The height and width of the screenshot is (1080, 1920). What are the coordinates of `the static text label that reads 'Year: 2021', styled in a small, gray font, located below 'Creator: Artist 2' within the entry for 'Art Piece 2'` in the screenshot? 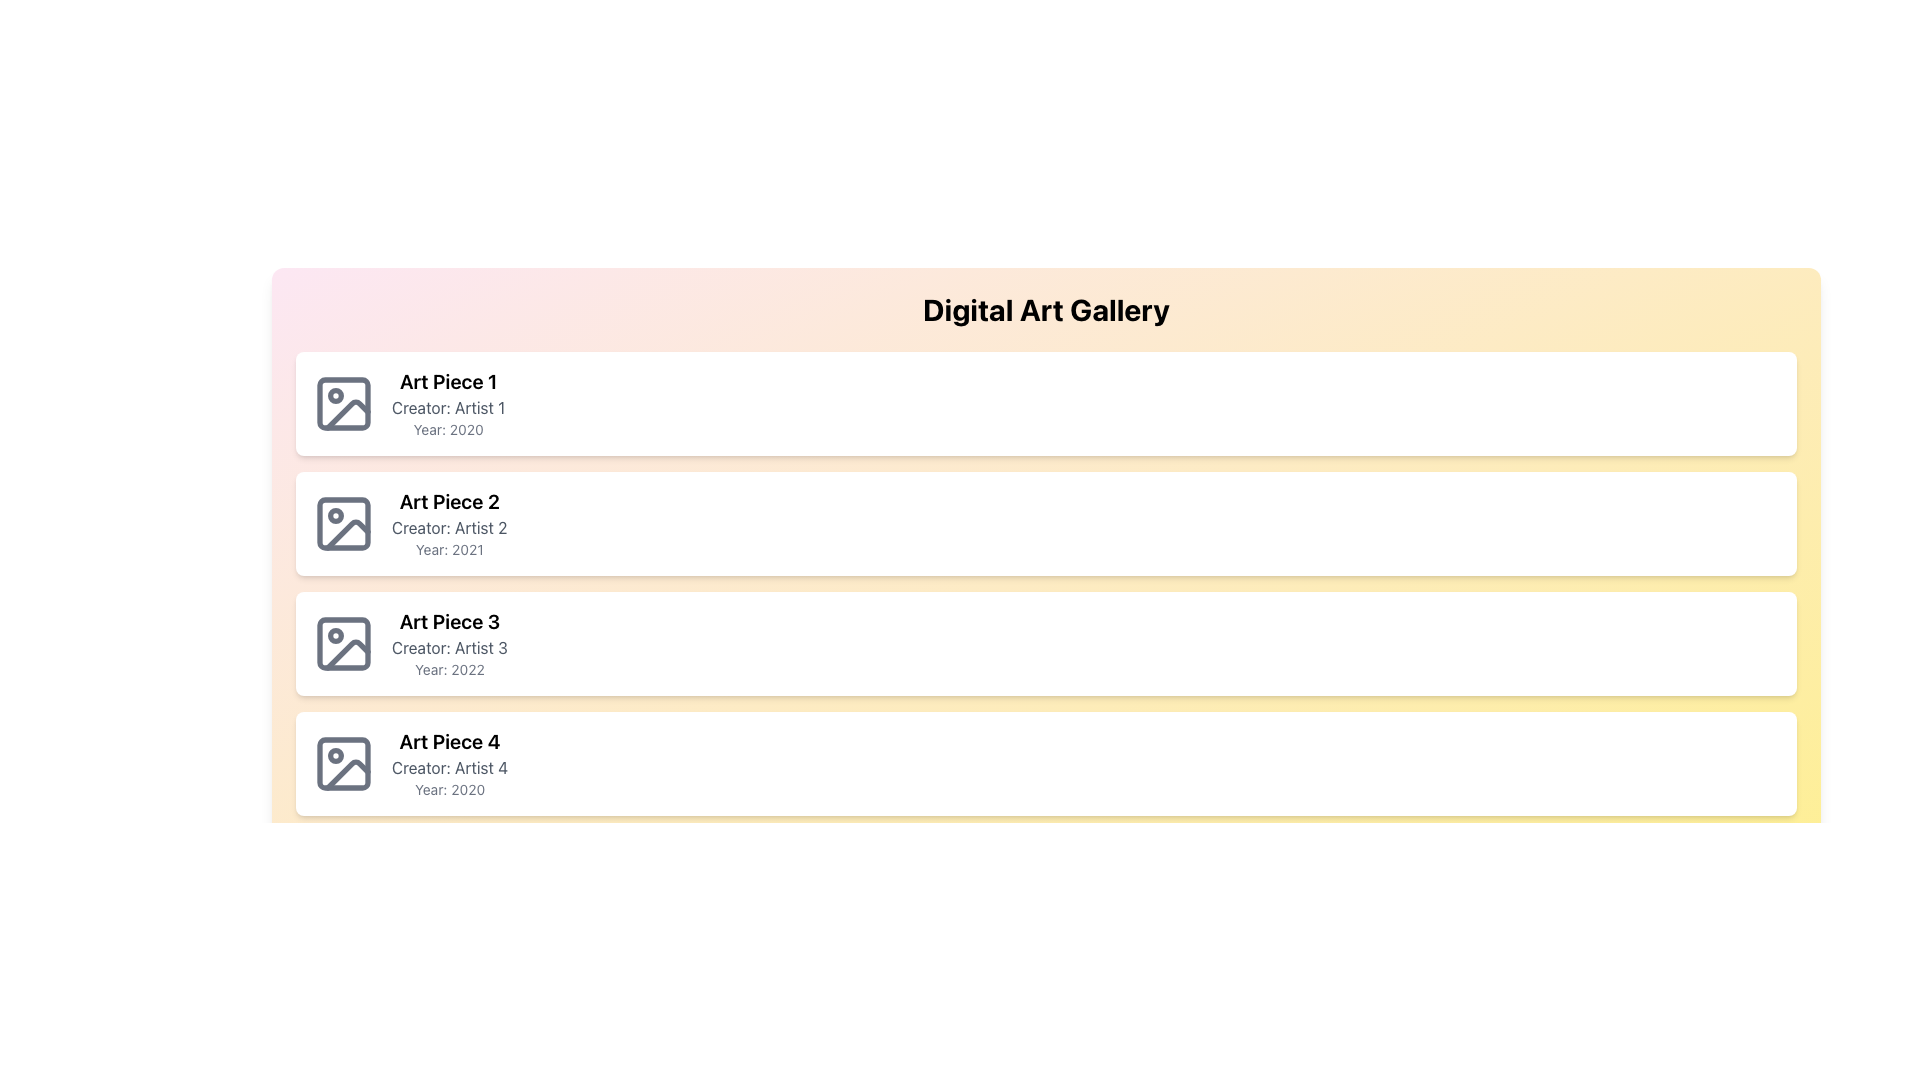 It's located at (448, 550).